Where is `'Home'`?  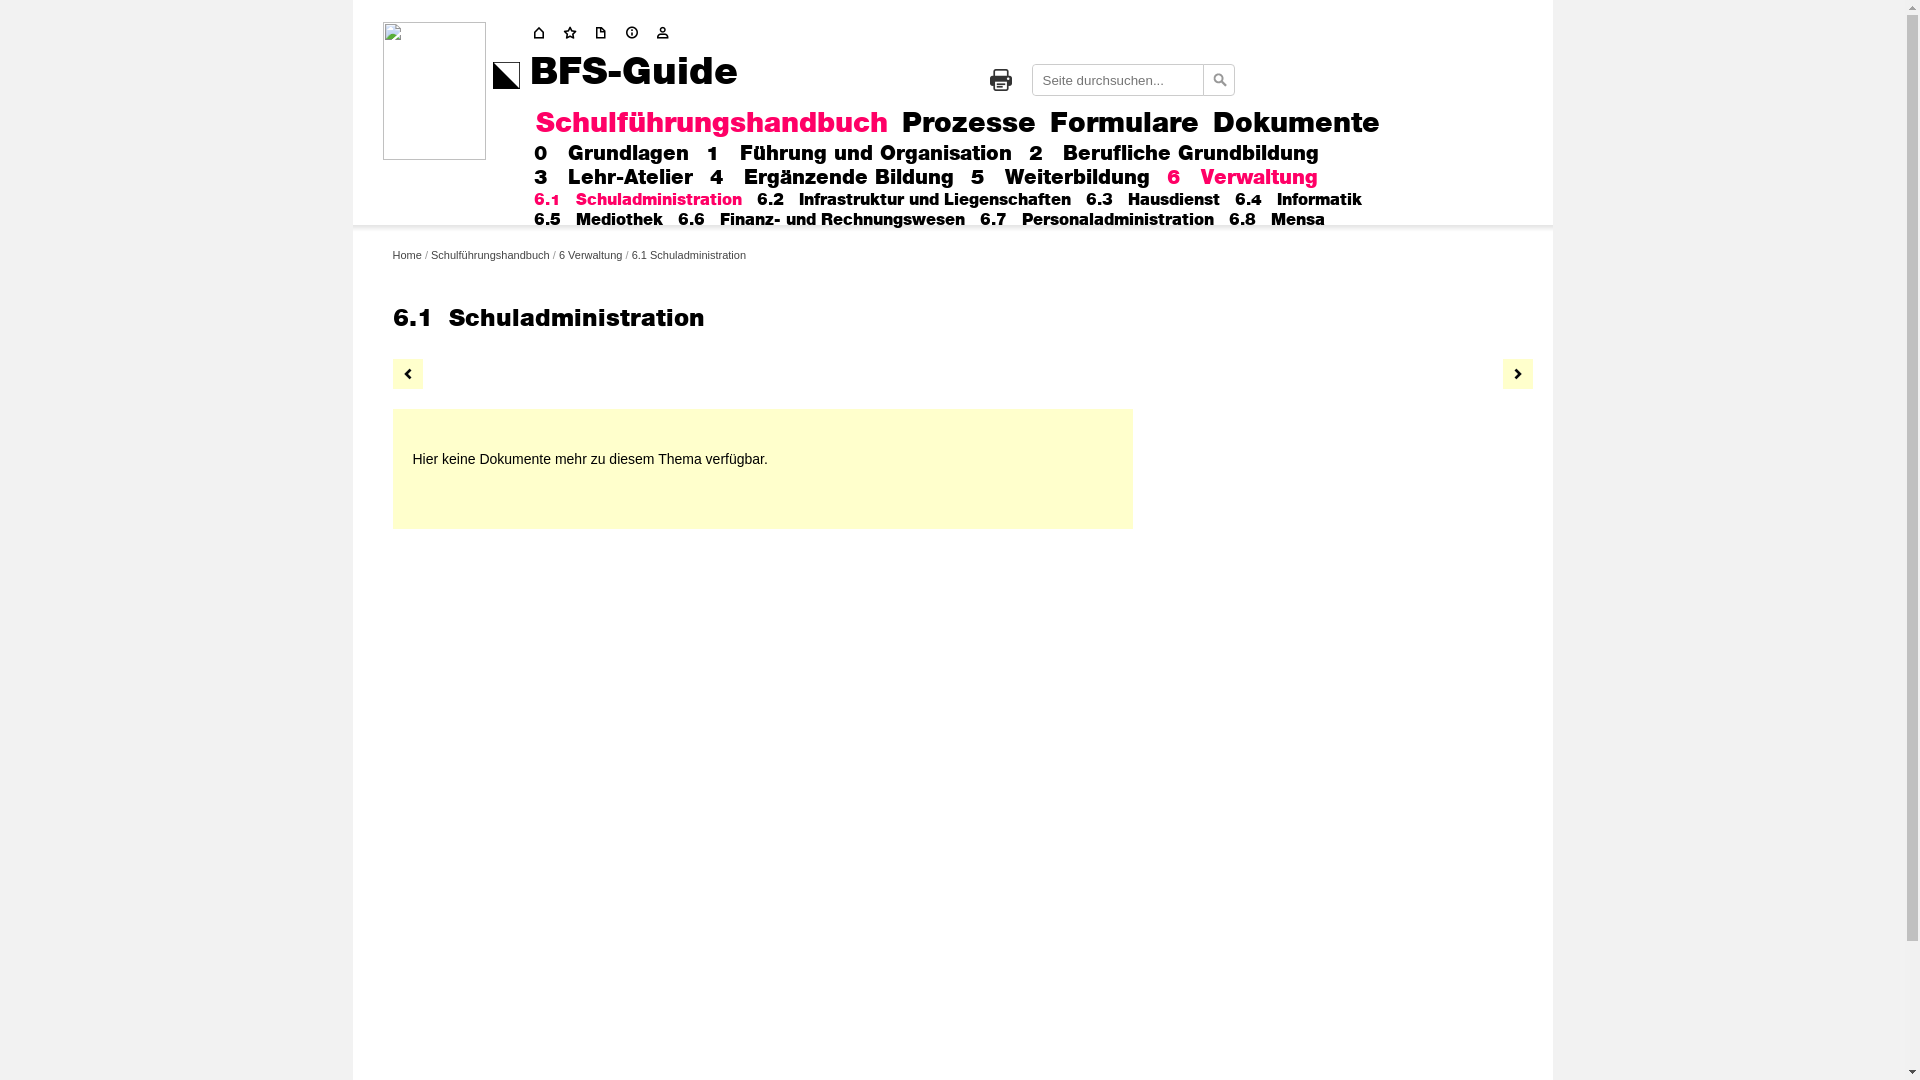
'Home' is located at coordinates (405, 253).